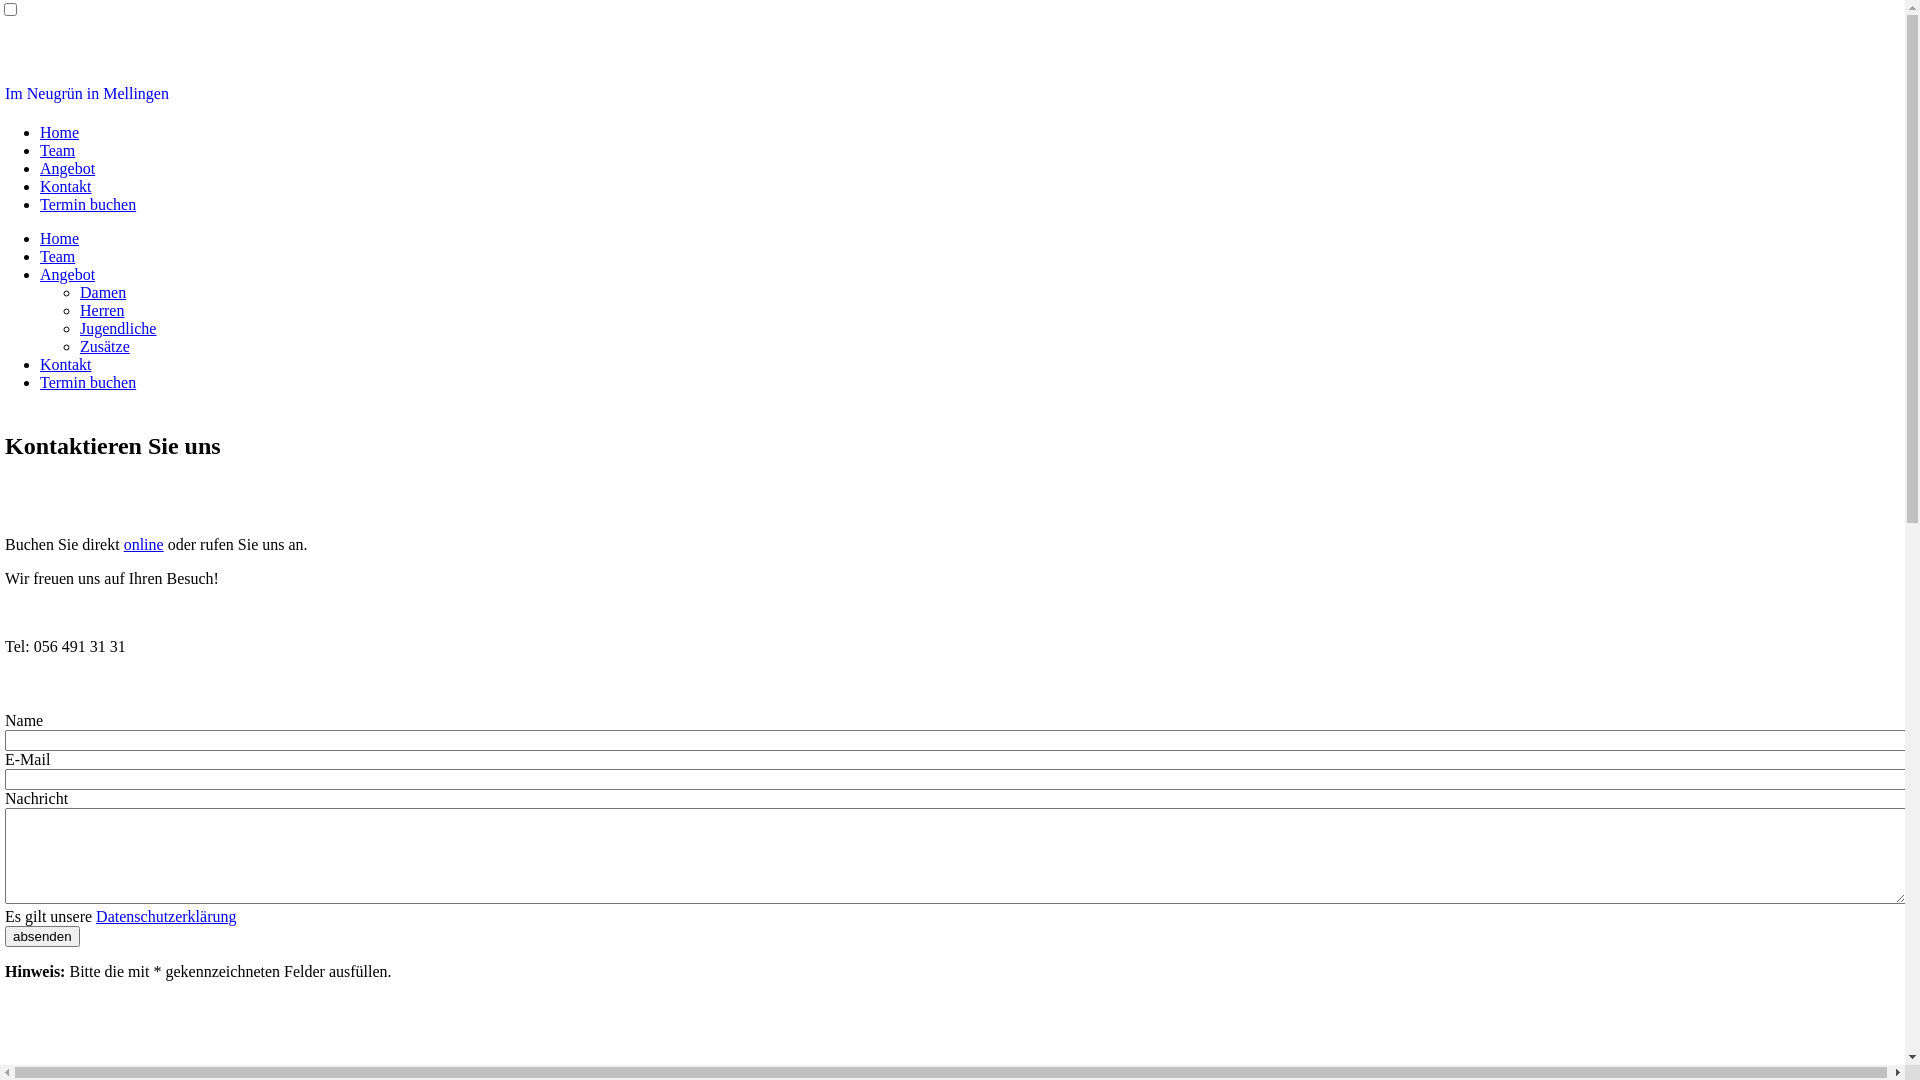  What do you see at coordinates (80, 327) in the screenshot?
I see `'Jugendliche'` at bounding box center [80, 327].